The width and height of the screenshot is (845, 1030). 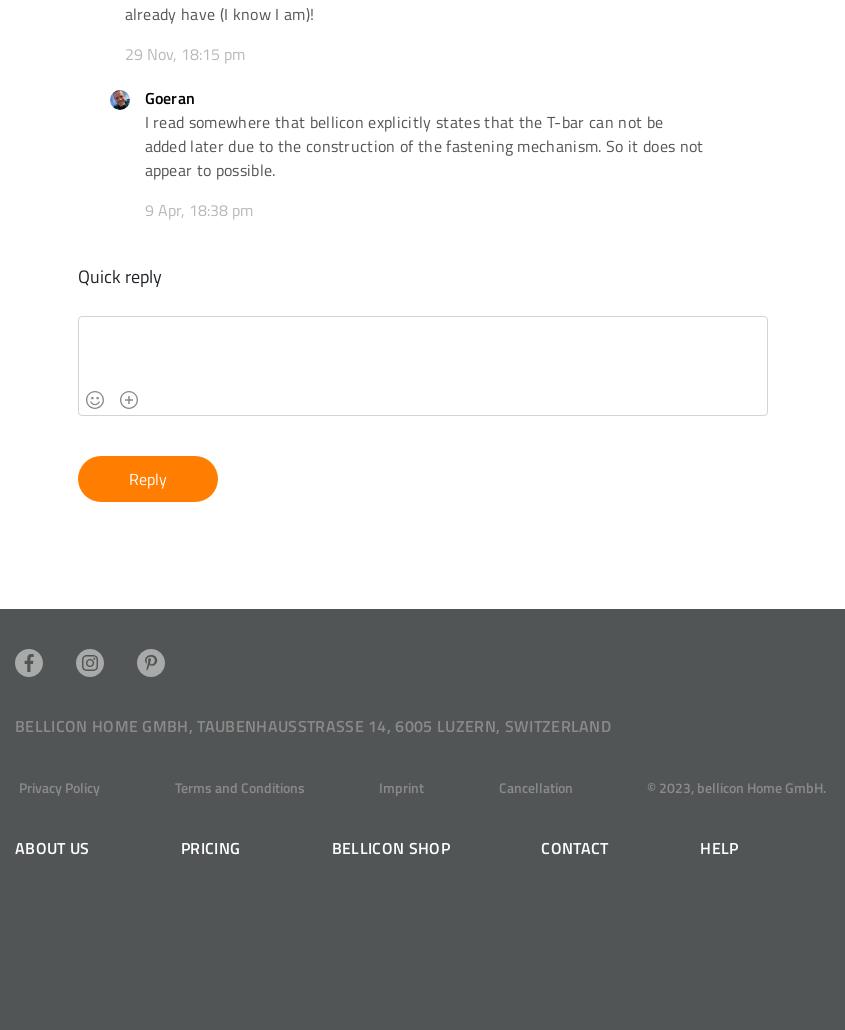 I want to click on 'Pricing', so click(x=209, y=846).